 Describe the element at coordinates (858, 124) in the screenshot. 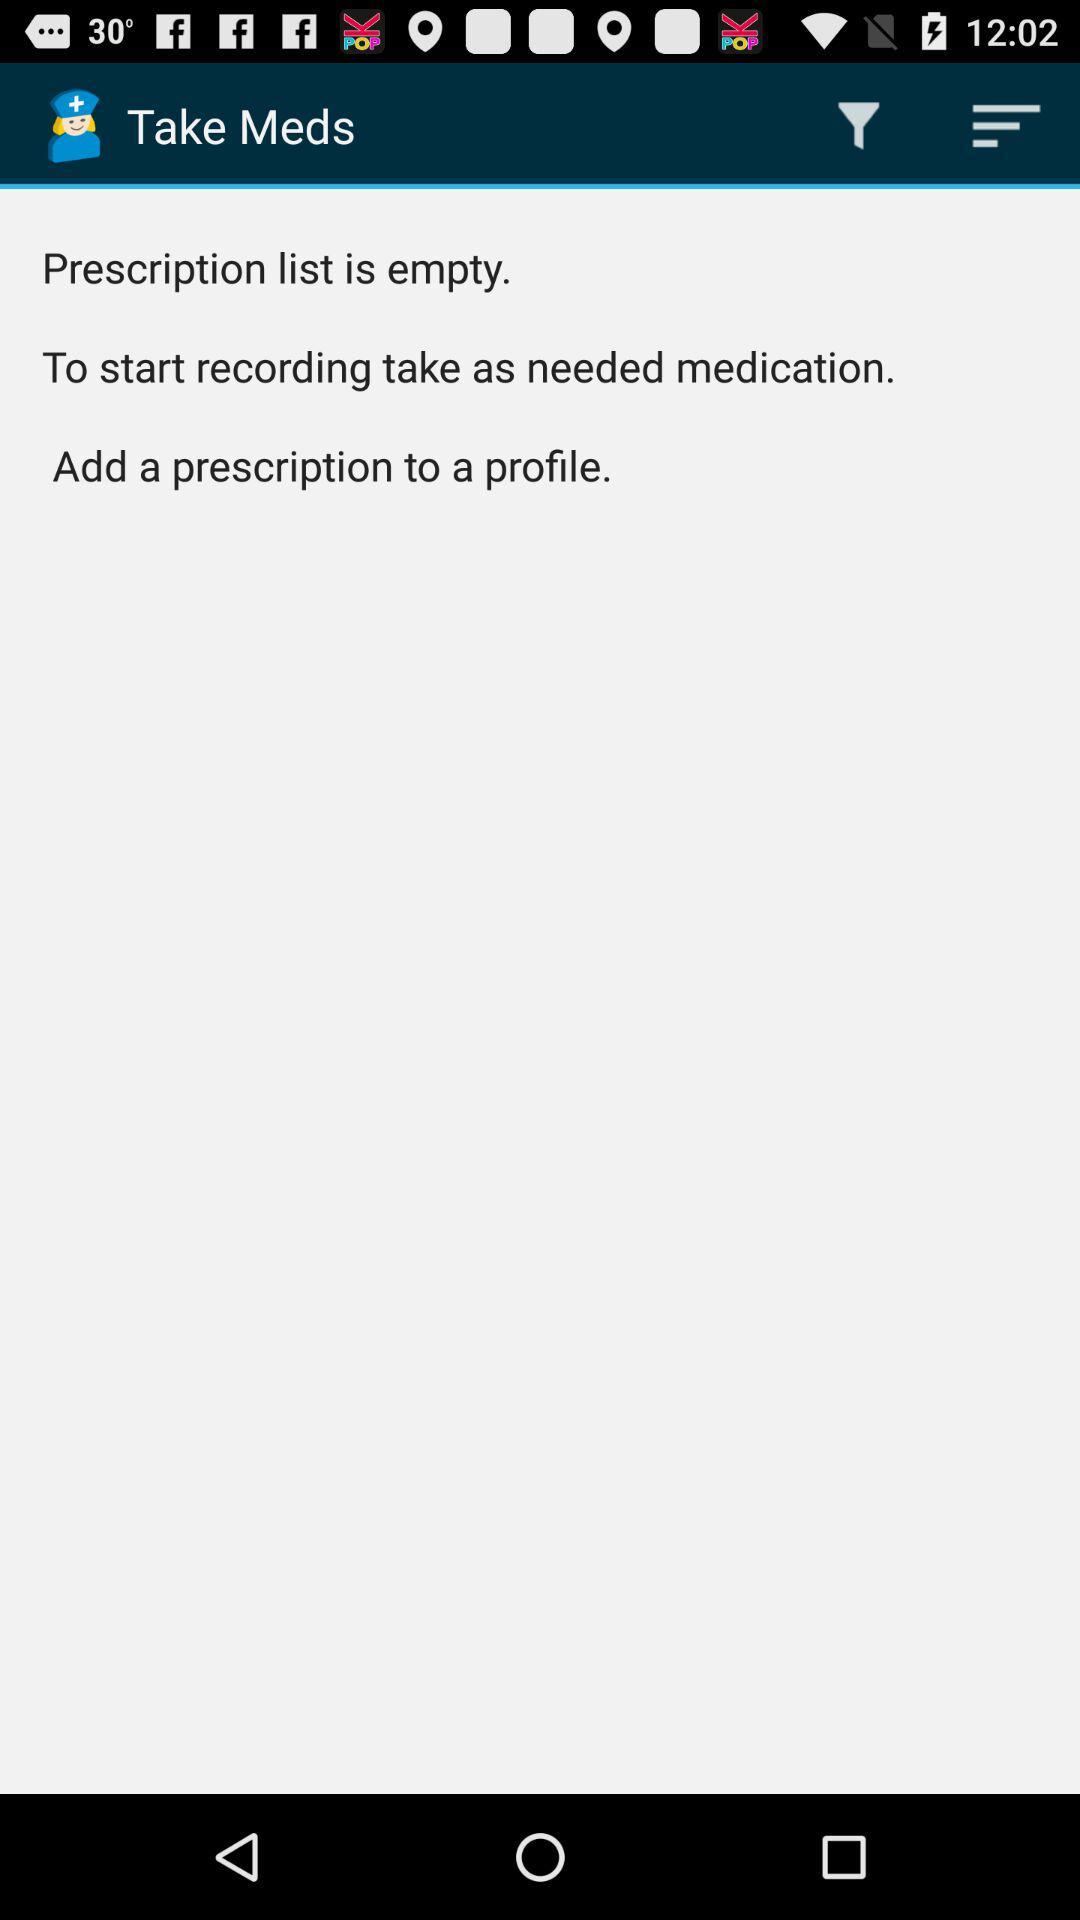

I see `the app to the right of take meds app` at that location.